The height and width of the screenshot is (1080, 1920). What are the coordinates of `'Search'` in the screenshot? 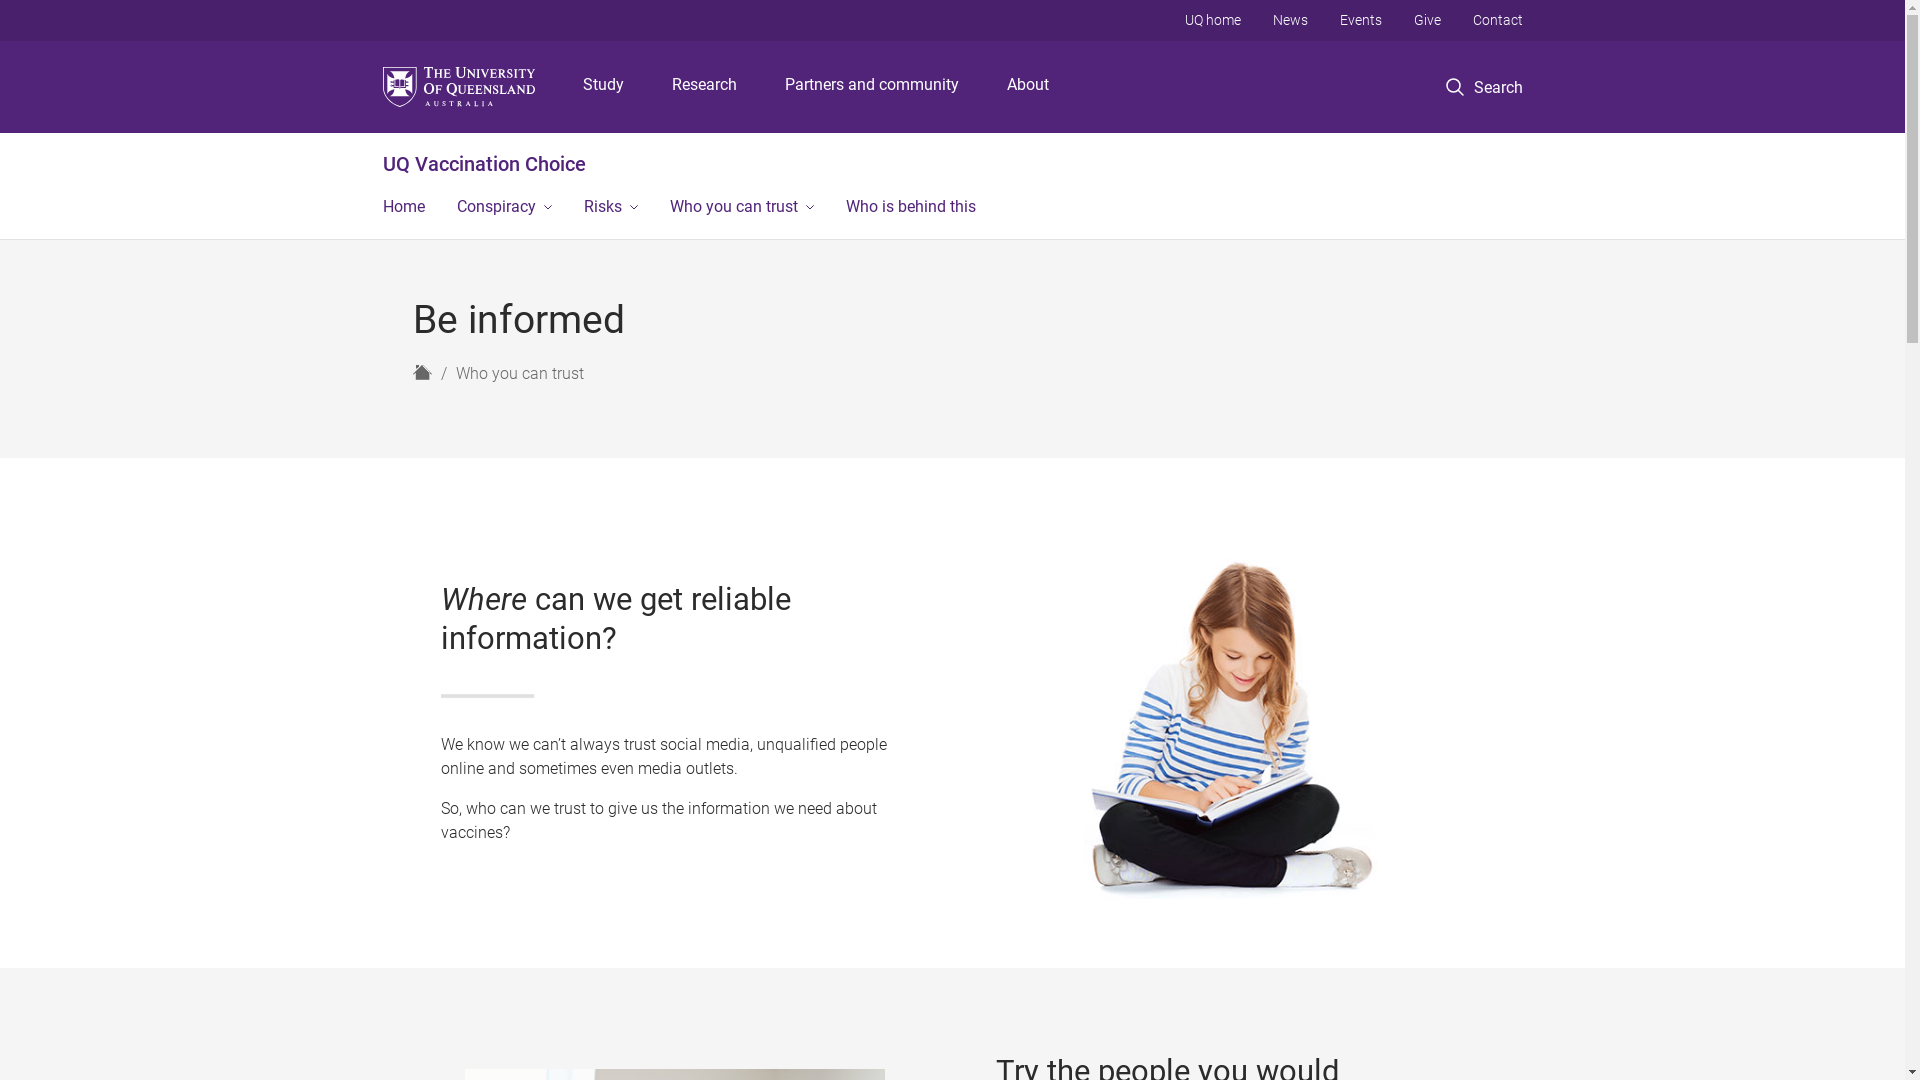 It's located at (1484, 86).